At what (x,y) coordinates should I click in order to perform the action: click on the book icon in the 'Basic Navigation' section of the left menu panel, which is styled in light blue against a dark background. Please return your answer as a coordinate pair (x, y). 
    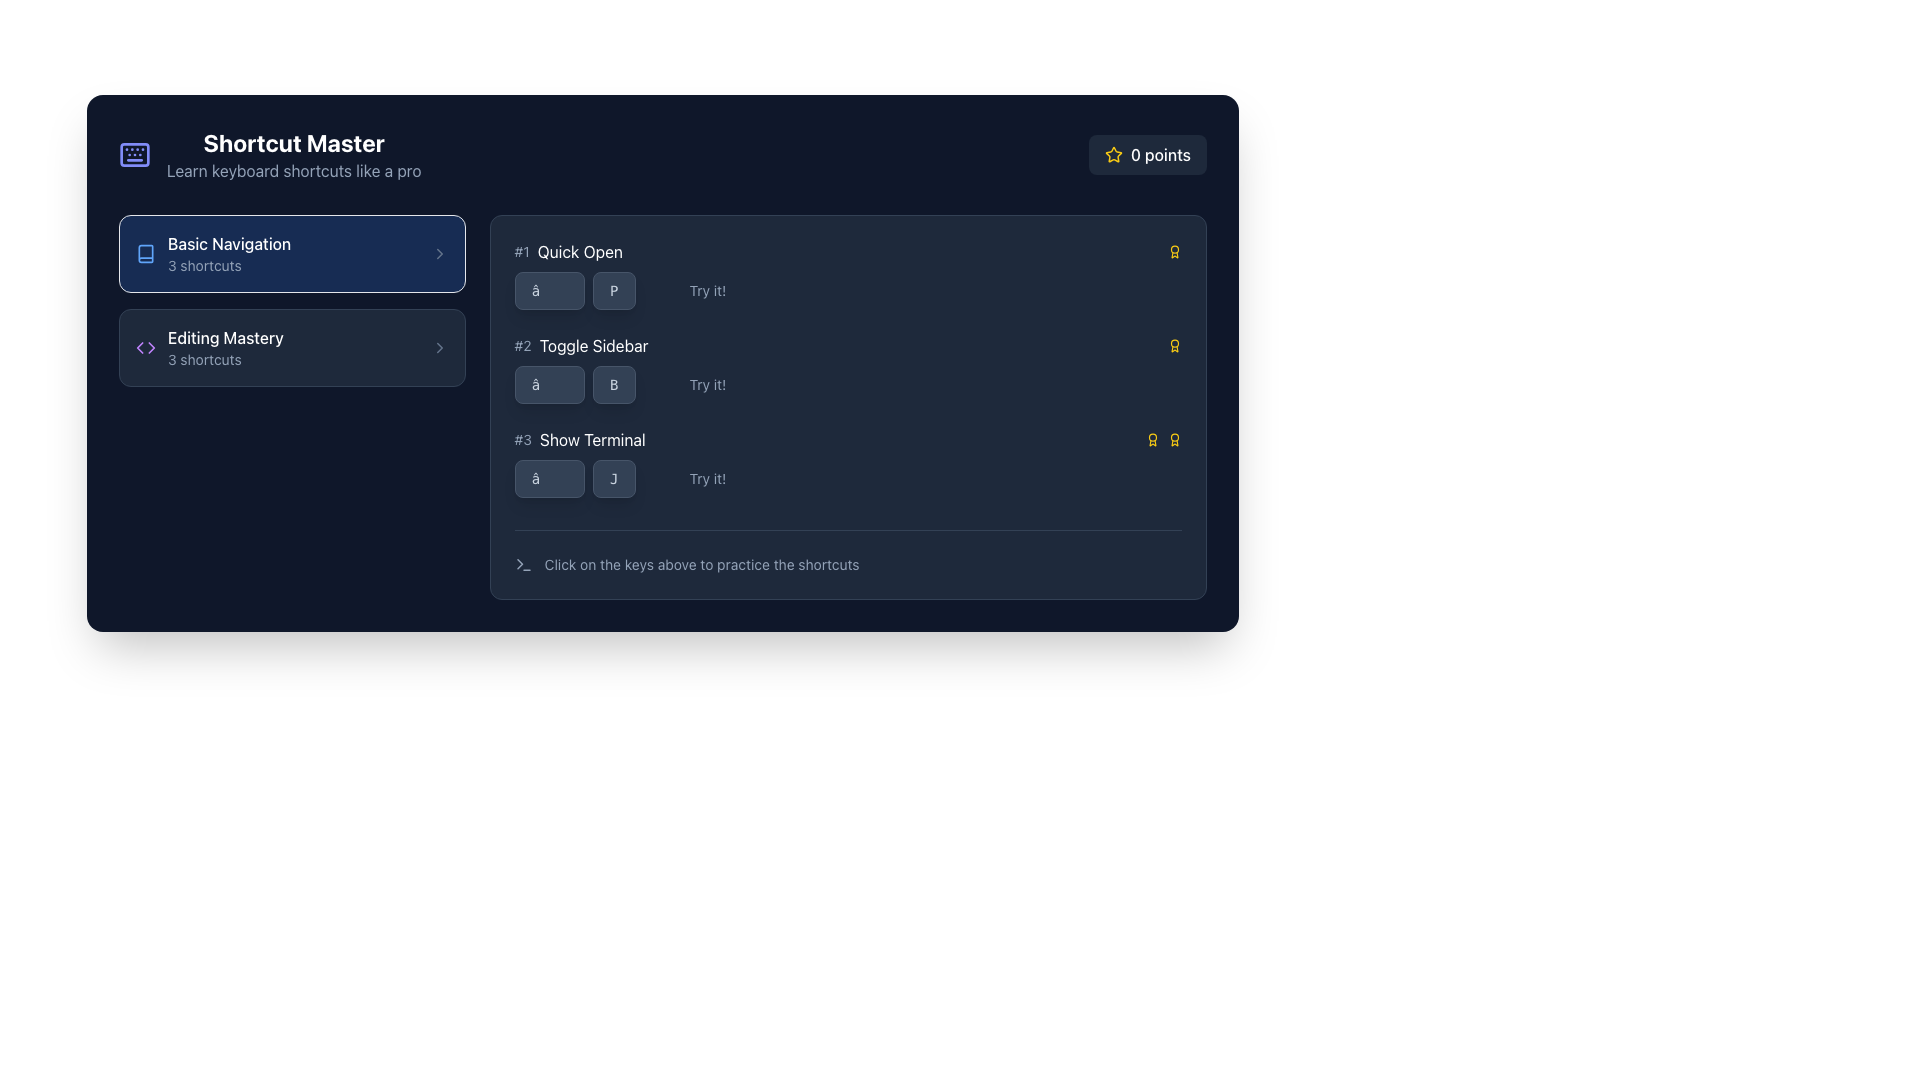
    Looking at the image, I should click on (144, 253).